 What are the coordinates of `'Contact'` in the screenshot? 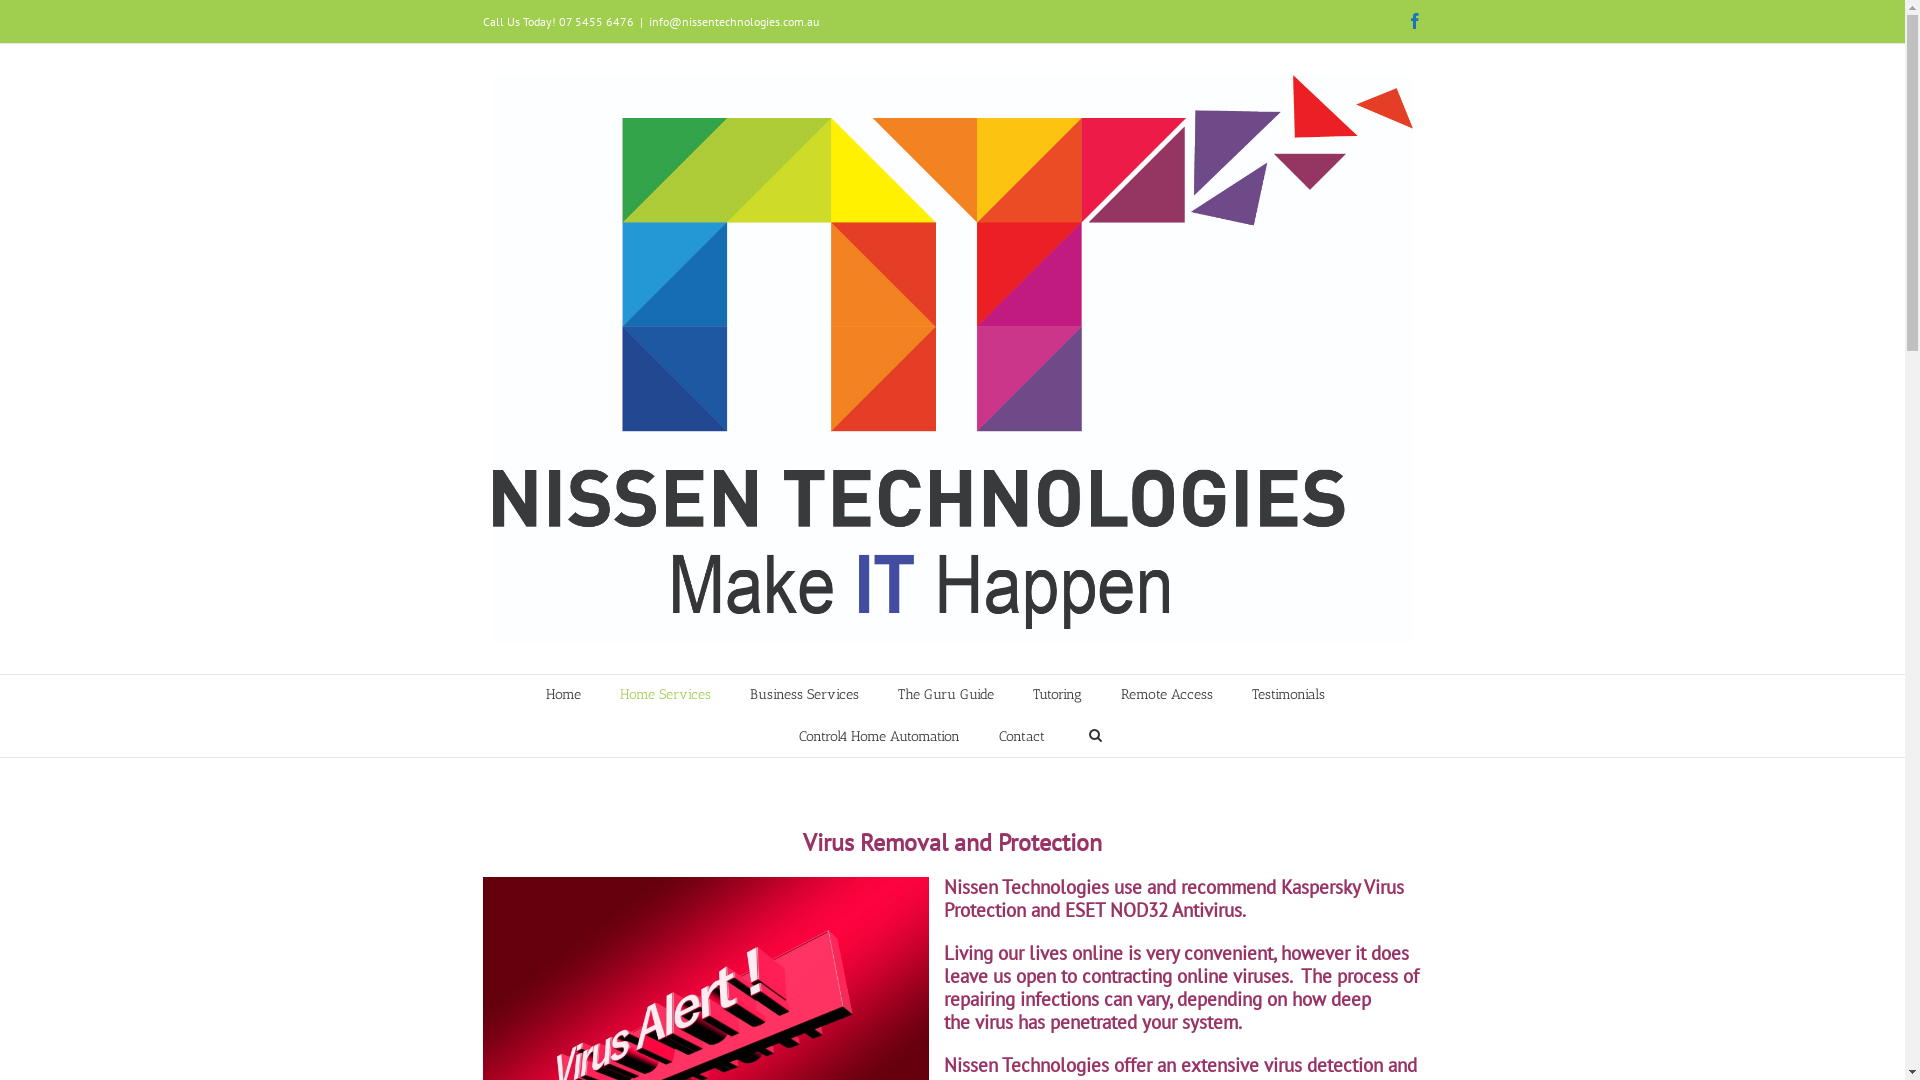 It's located at (998, 736).